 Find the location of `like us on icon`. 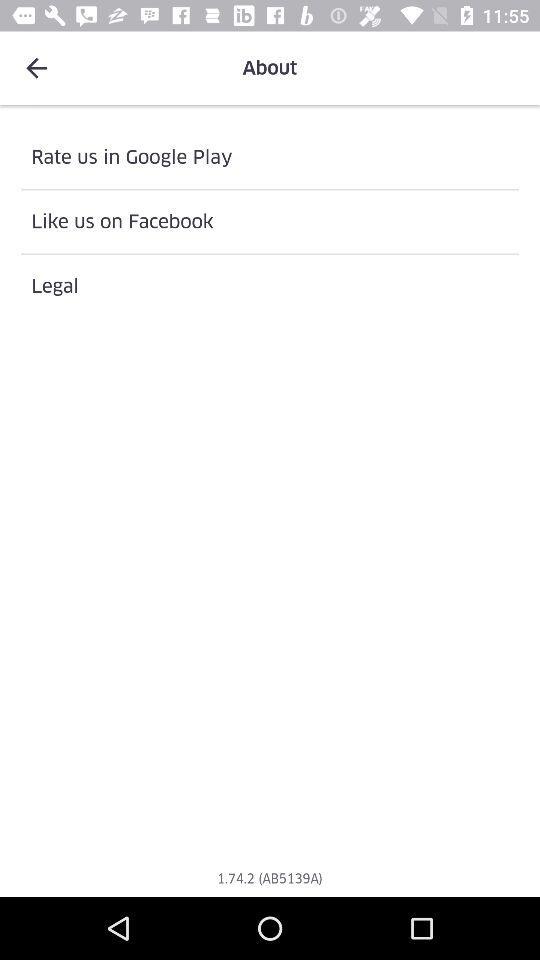

like us on icon is located at coordinates (270, 221).